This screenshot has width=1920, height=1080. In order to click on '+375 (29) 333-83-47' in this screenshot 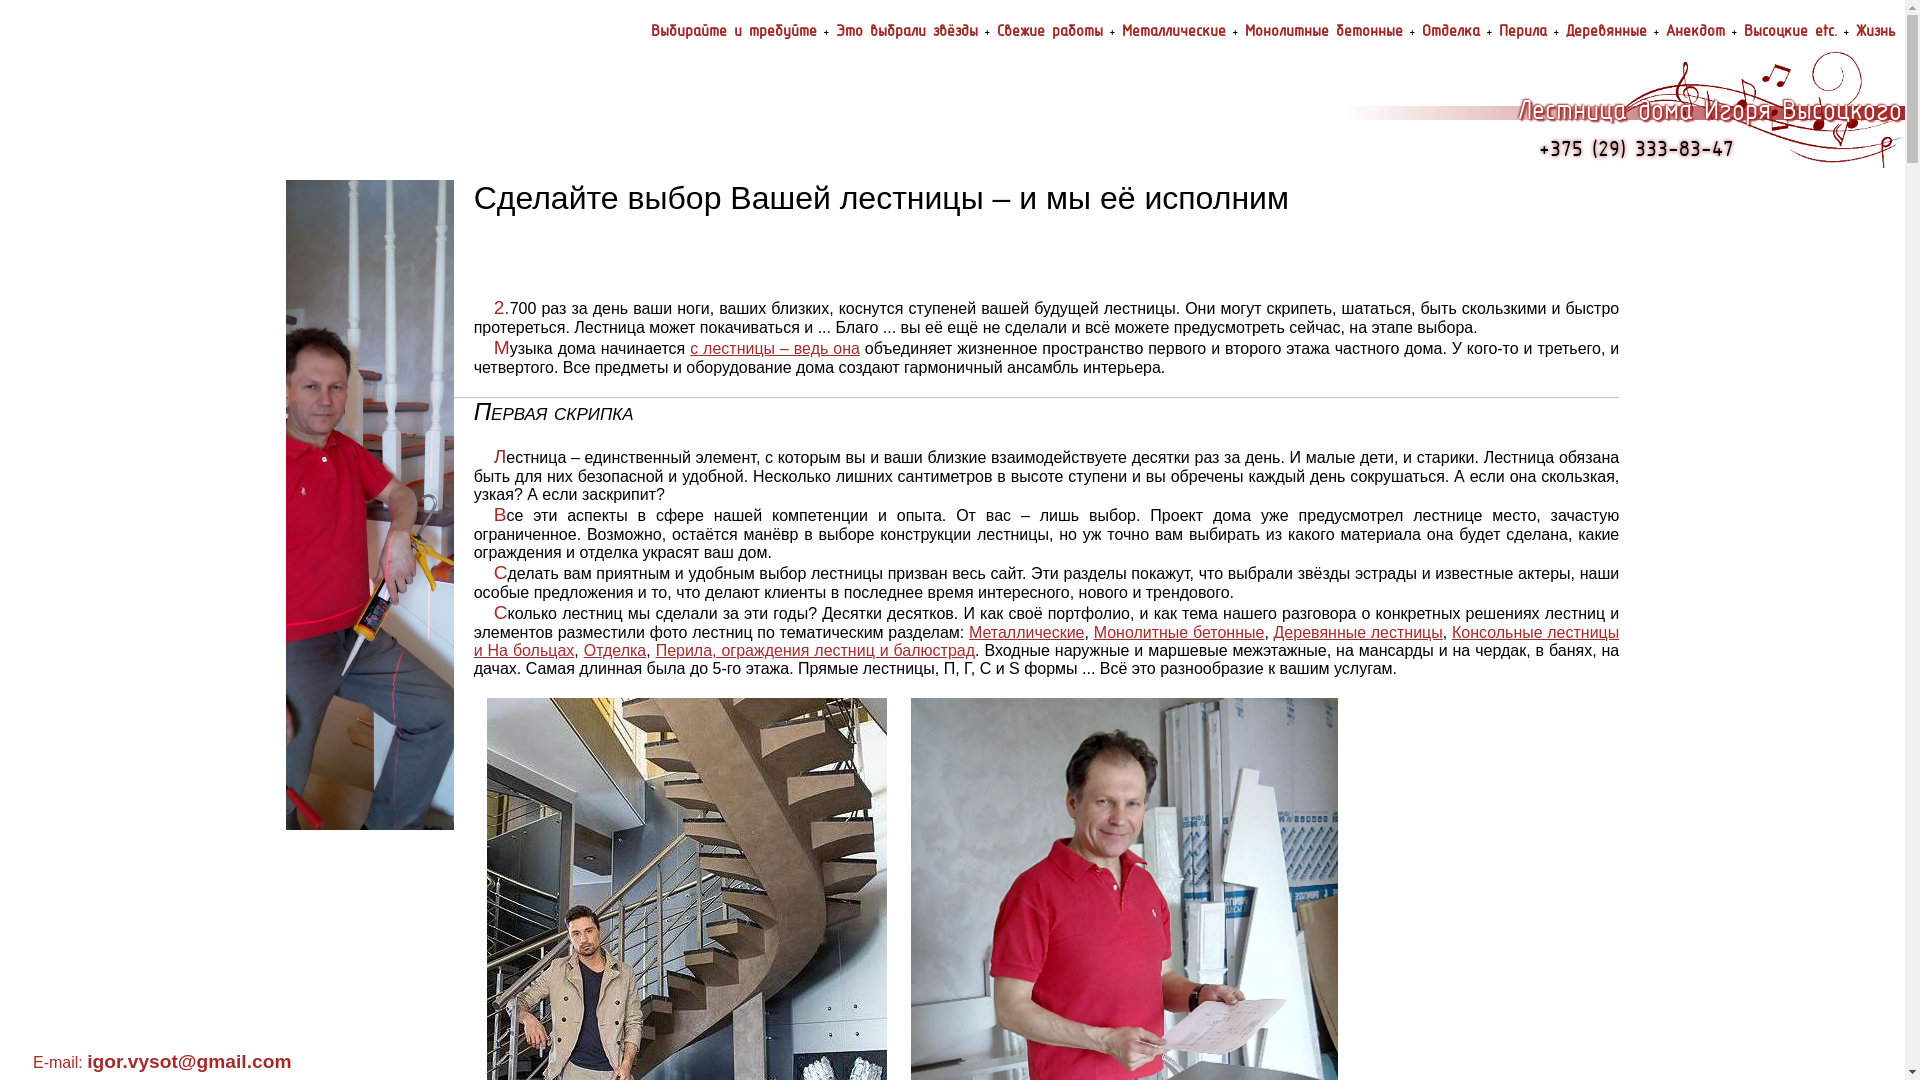, I will do `click(1636, 146)`.